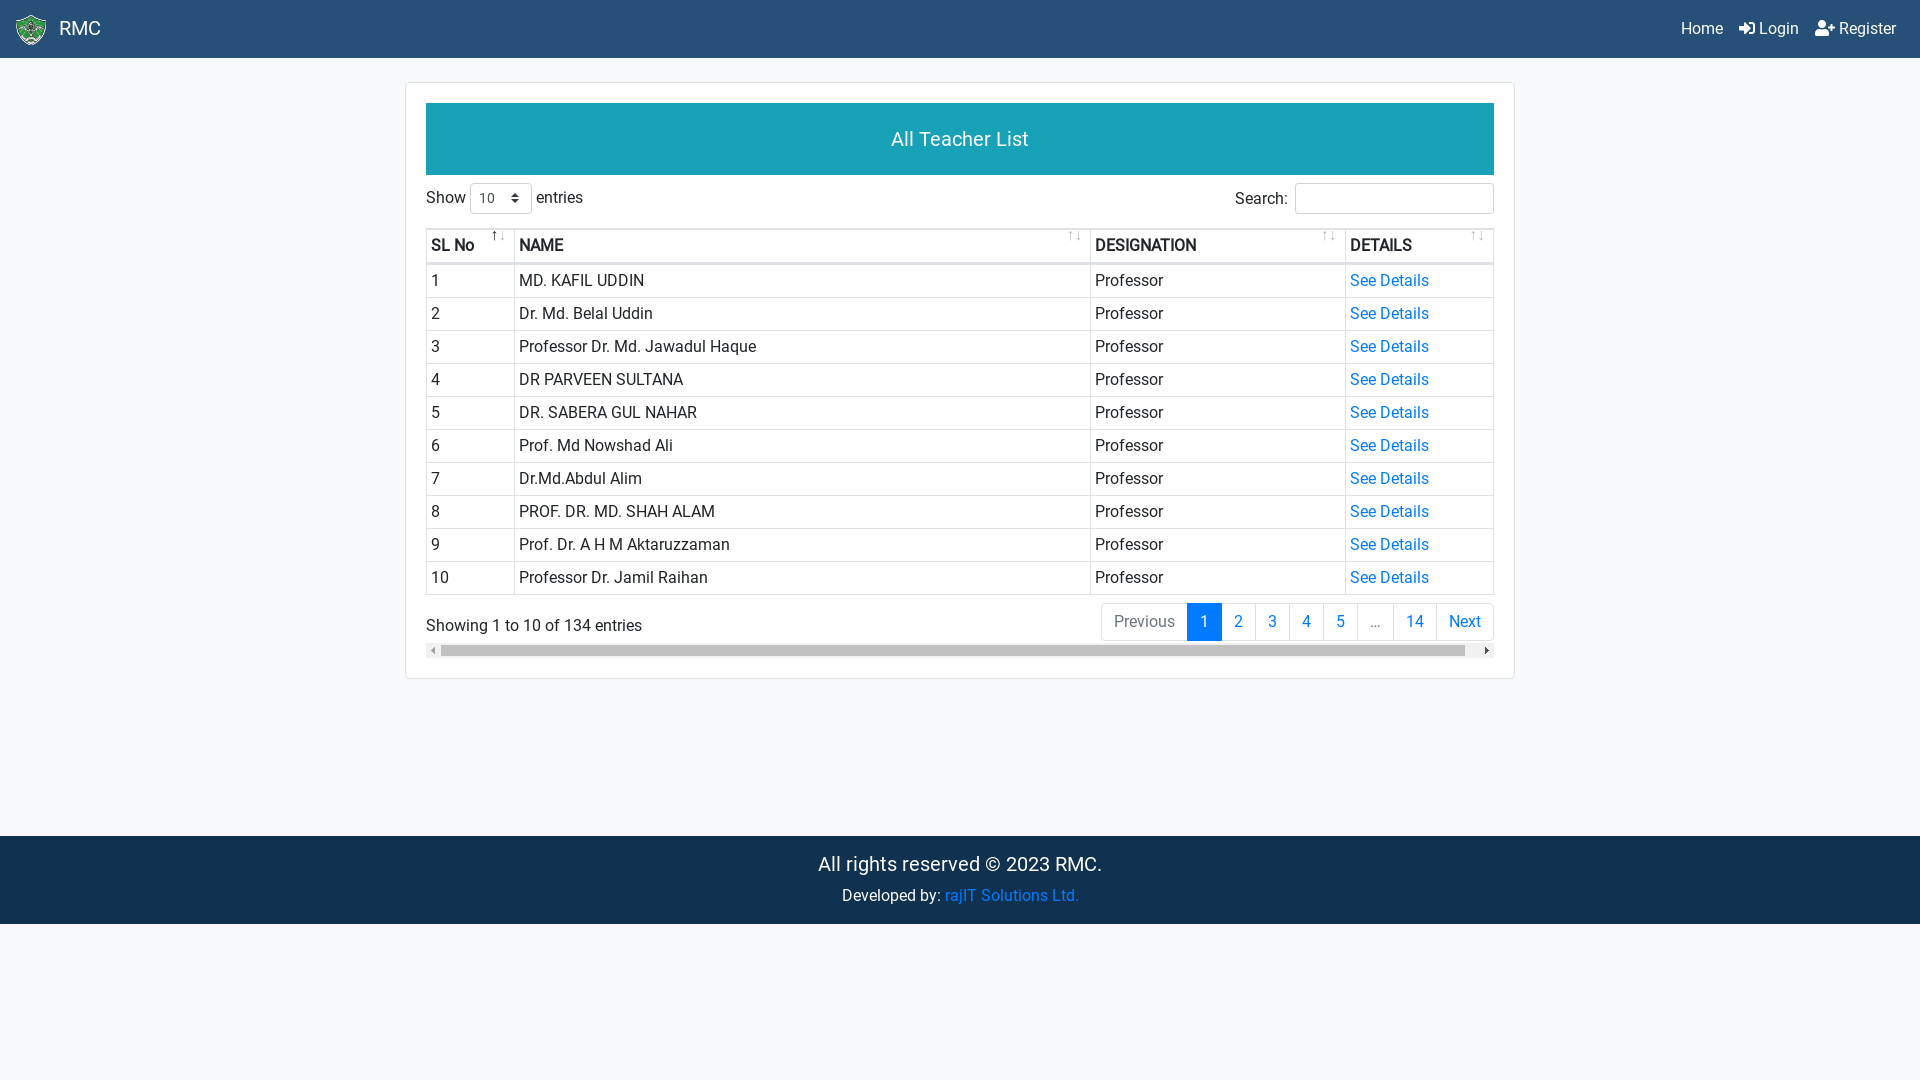  I want to click on 'See Details', so click(1349, 411).